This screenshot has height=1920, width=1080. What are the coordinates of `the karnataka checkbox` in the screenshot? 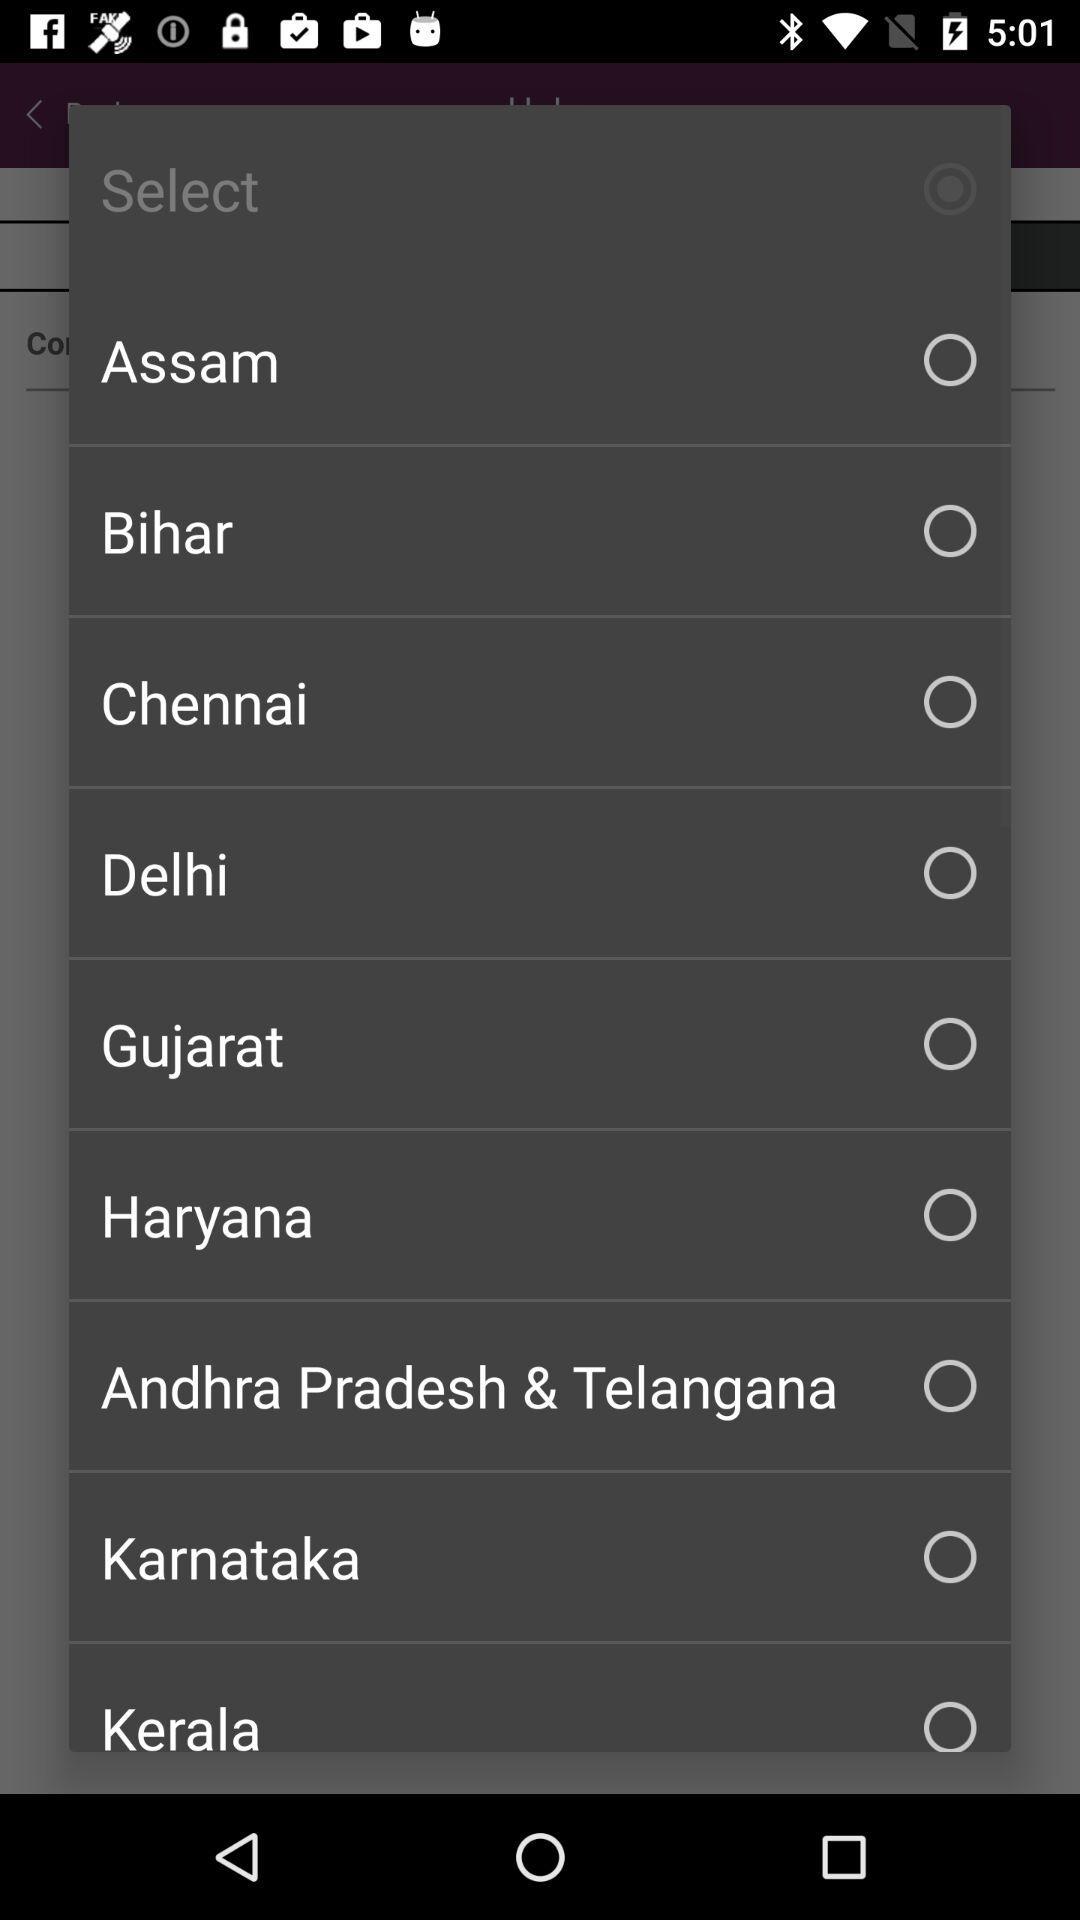 It's located at (540, 1555).